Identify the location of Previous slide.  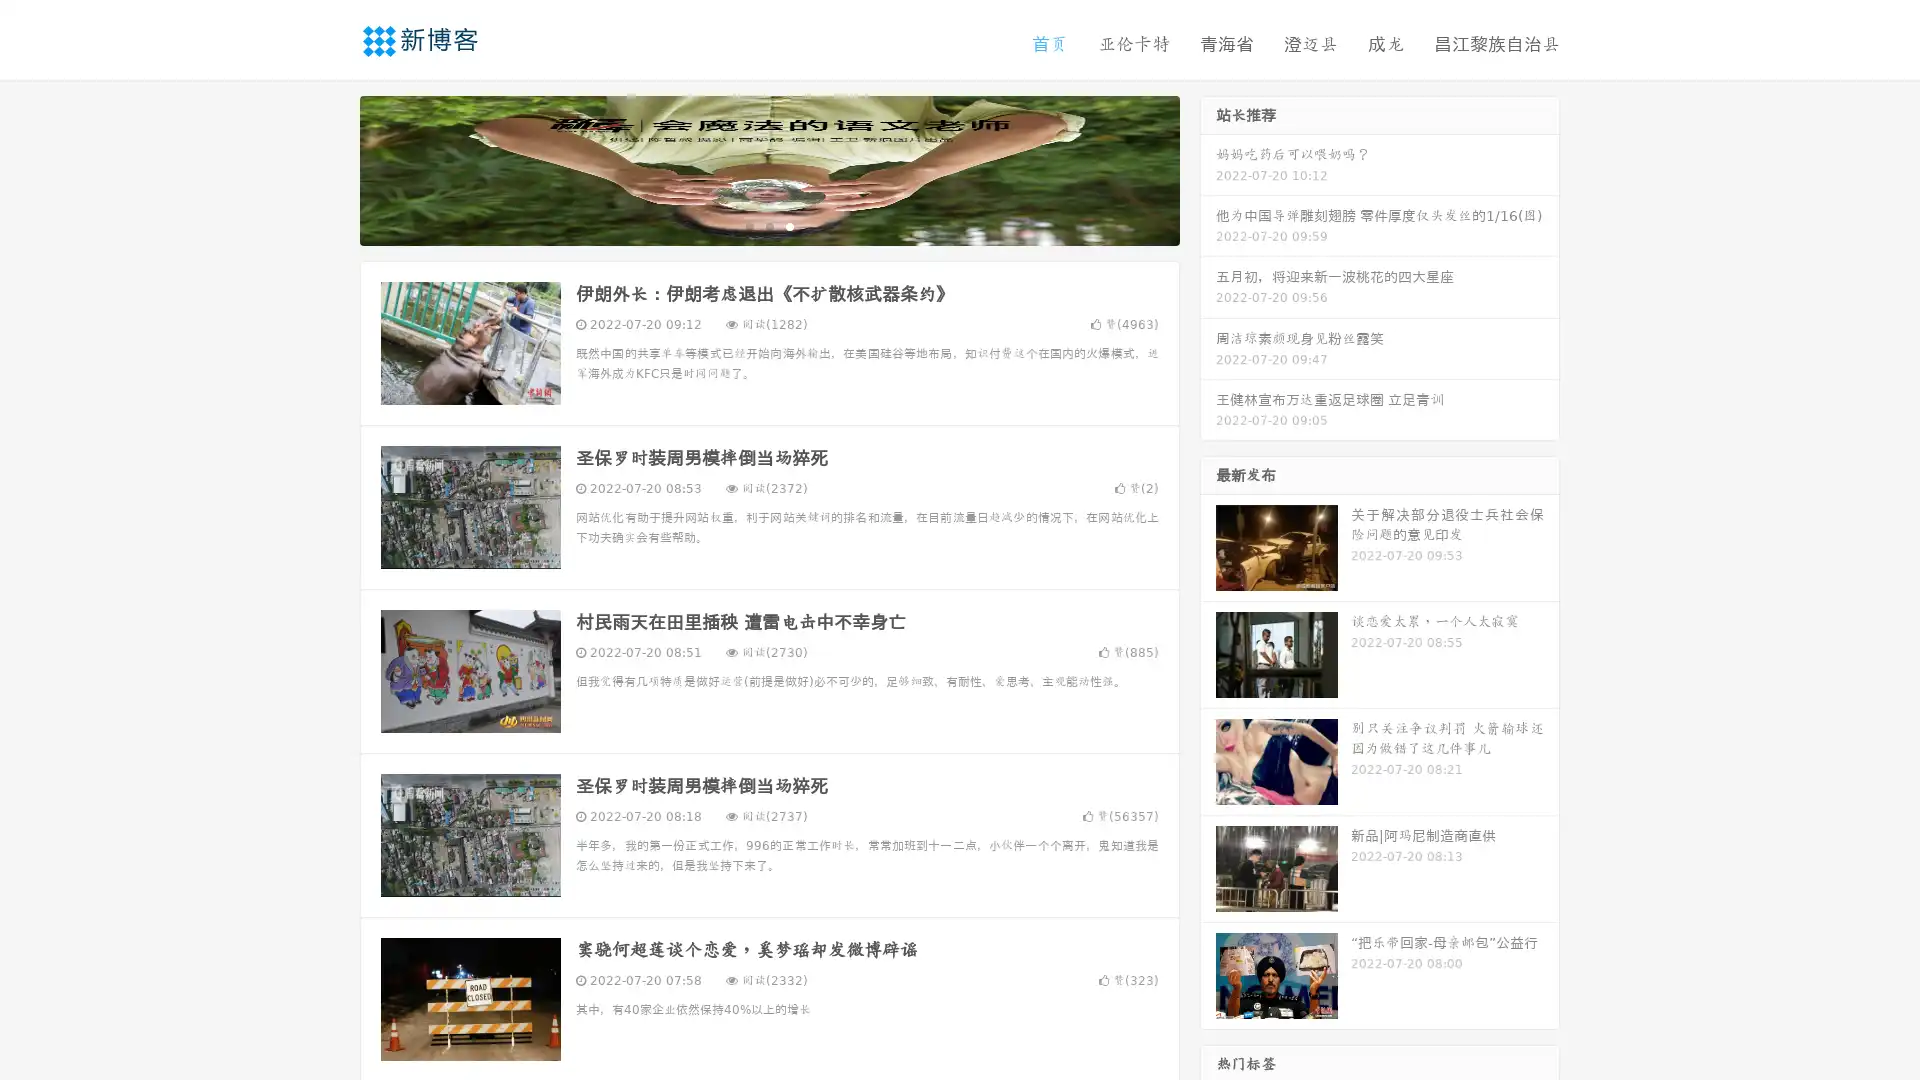
(330, 168).